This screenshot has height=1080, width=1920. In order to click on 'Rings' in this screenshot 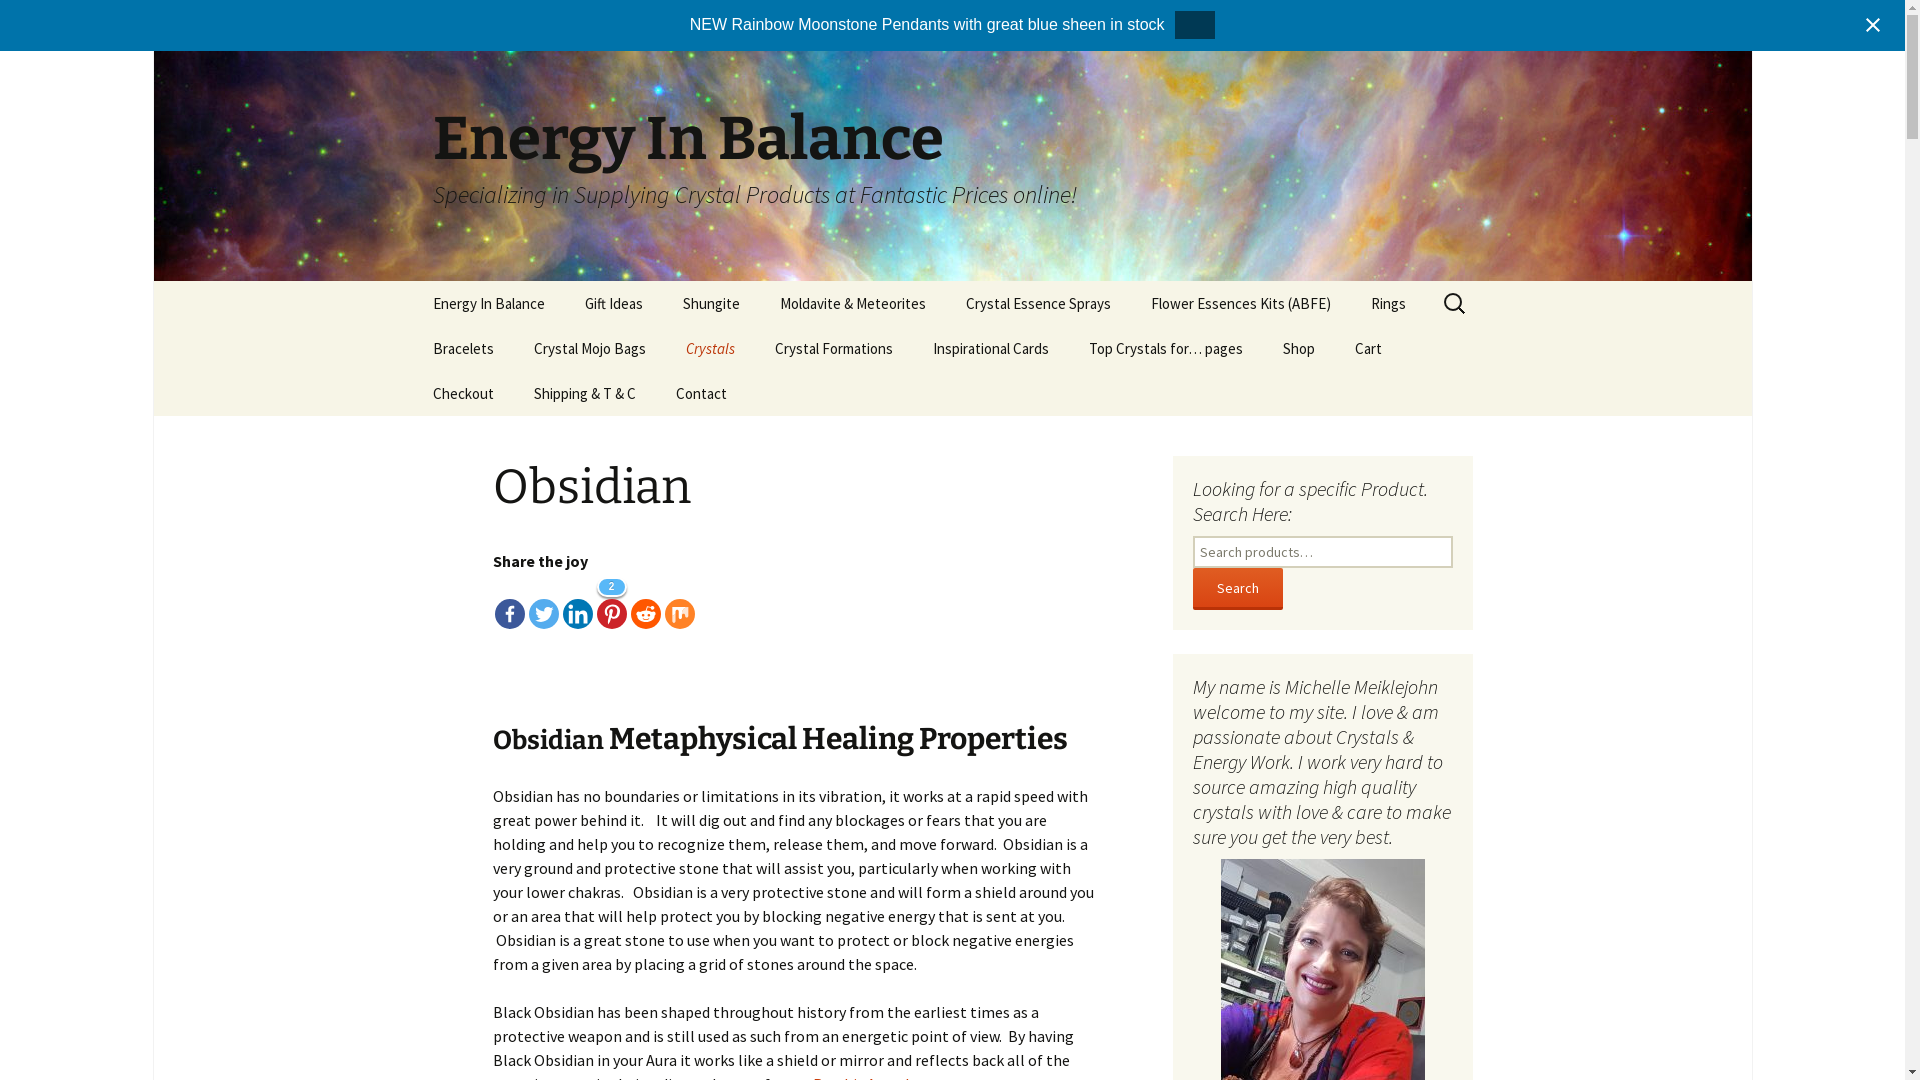, I will do `click(1349, 303)`.